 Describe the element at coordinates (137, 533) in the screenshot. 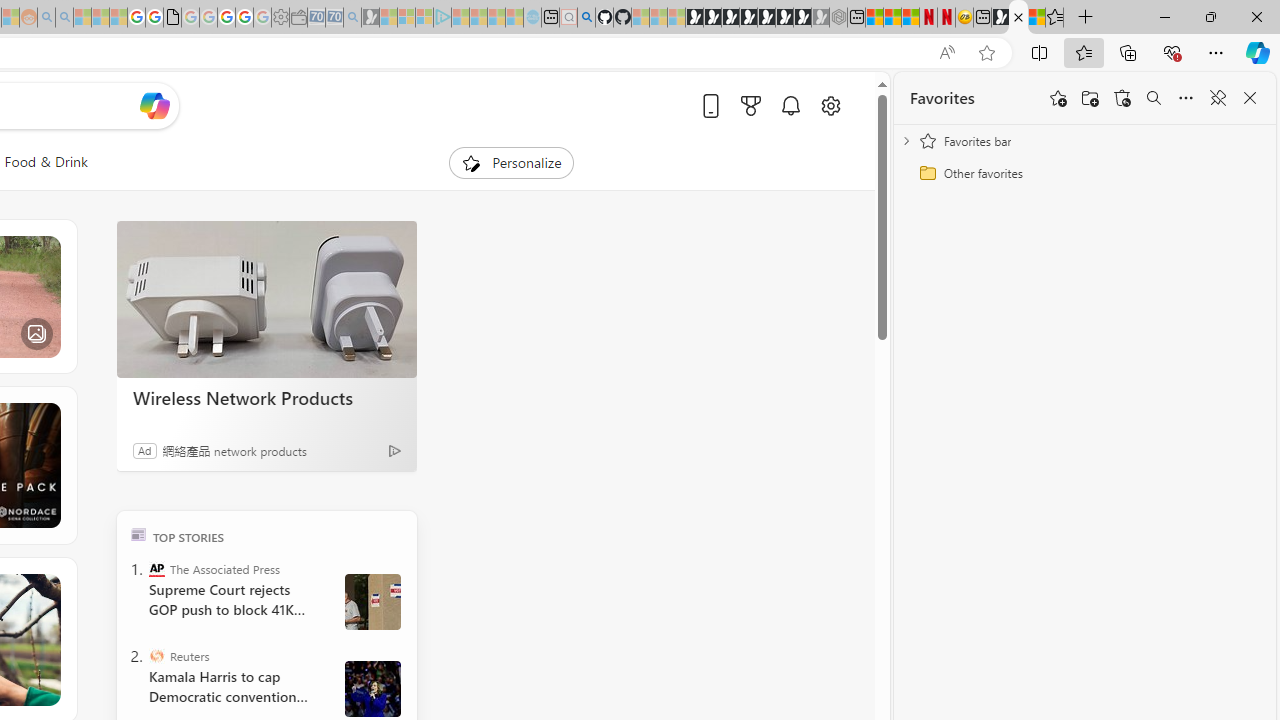

I see `'TOP'` at that location.